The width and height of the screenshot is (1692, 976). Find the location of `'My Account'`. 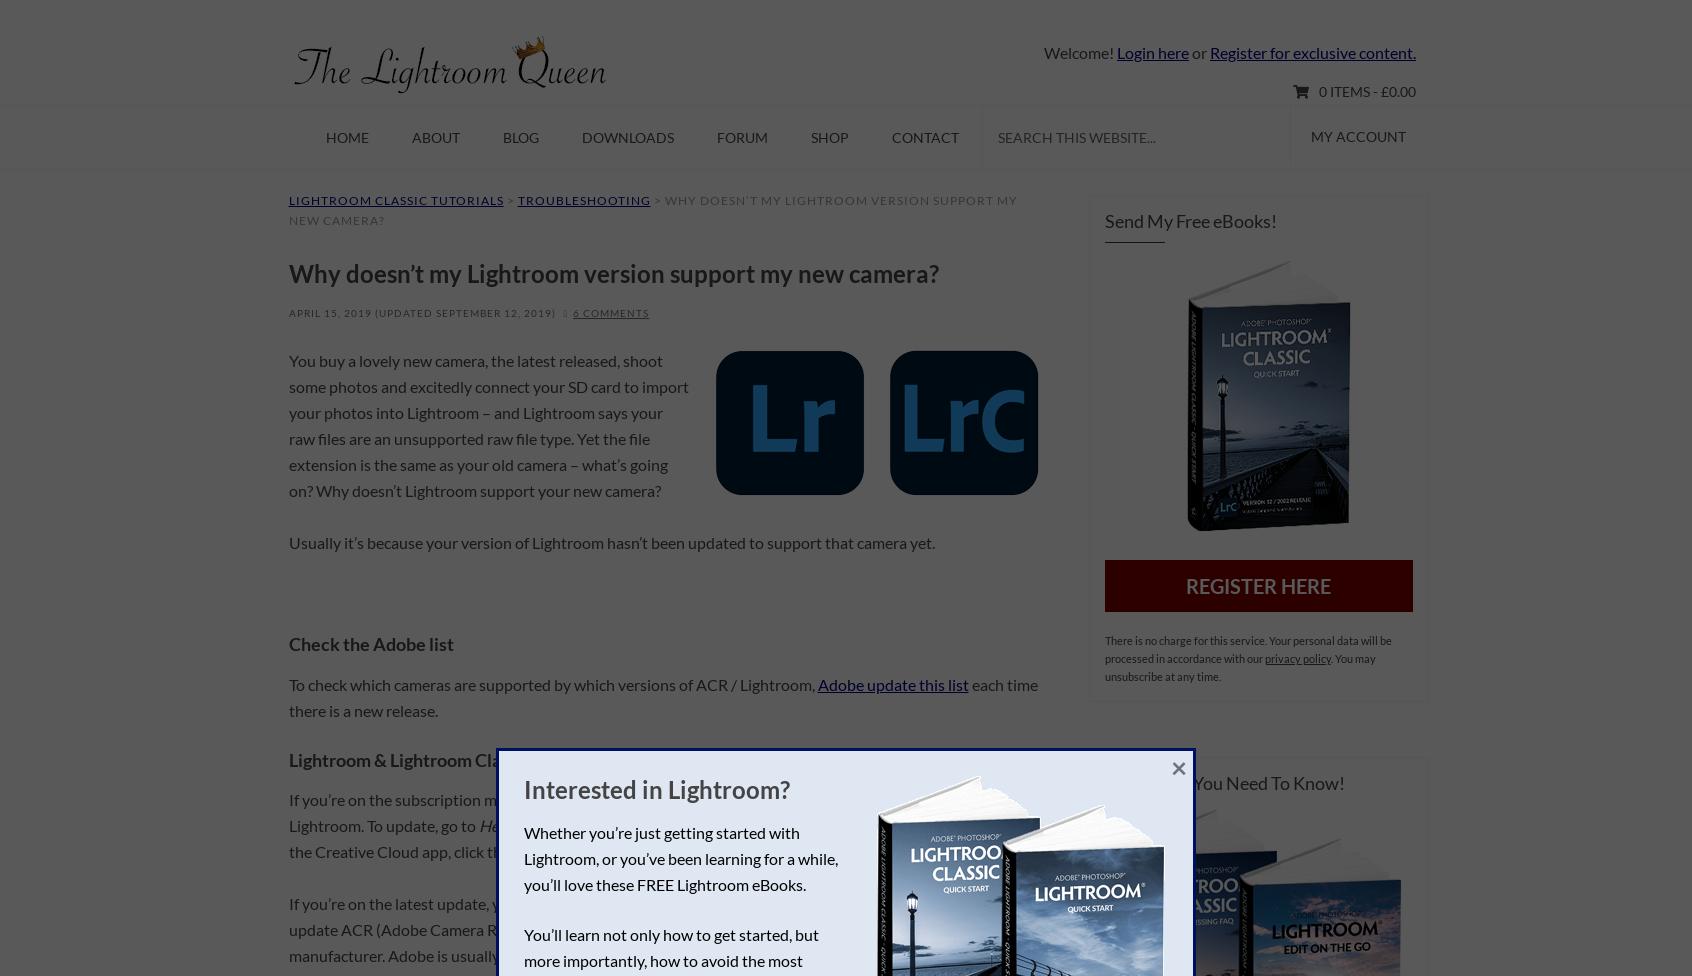

'My Account' is located at coordinates (1358, 135).